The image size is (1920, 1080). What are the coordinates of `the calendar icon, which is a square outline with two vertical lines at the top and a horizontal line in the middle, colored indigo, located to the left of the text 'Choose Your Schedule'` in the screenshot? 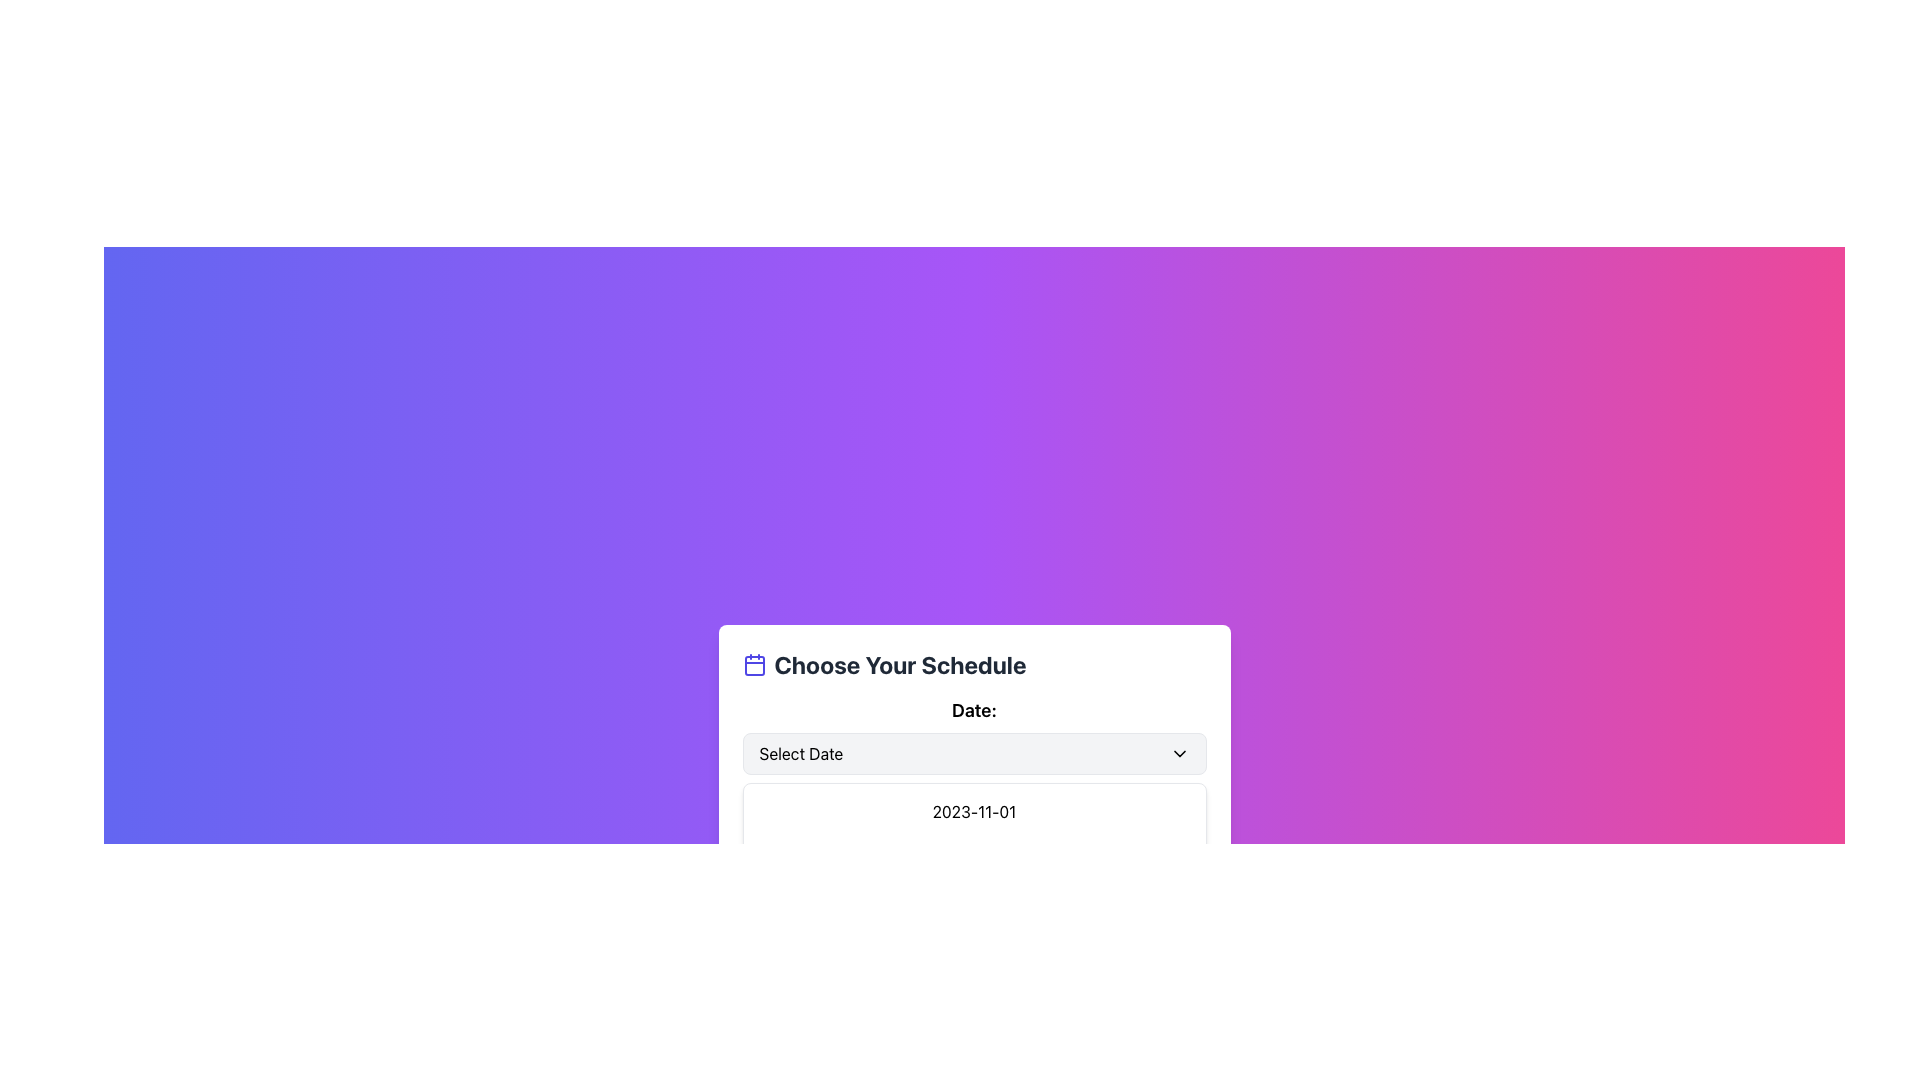 It's located at (753, 664).